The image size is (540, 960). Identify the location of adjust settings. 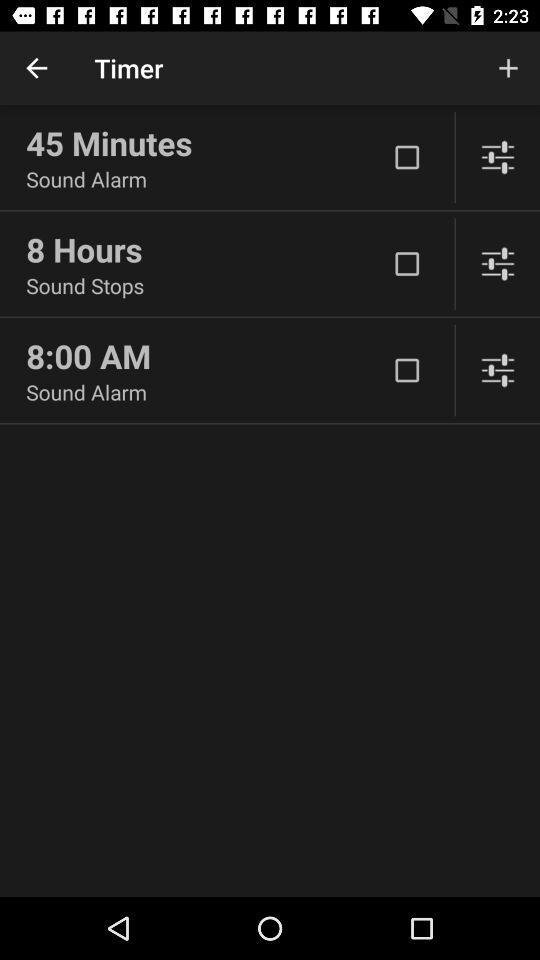
(496, 369).